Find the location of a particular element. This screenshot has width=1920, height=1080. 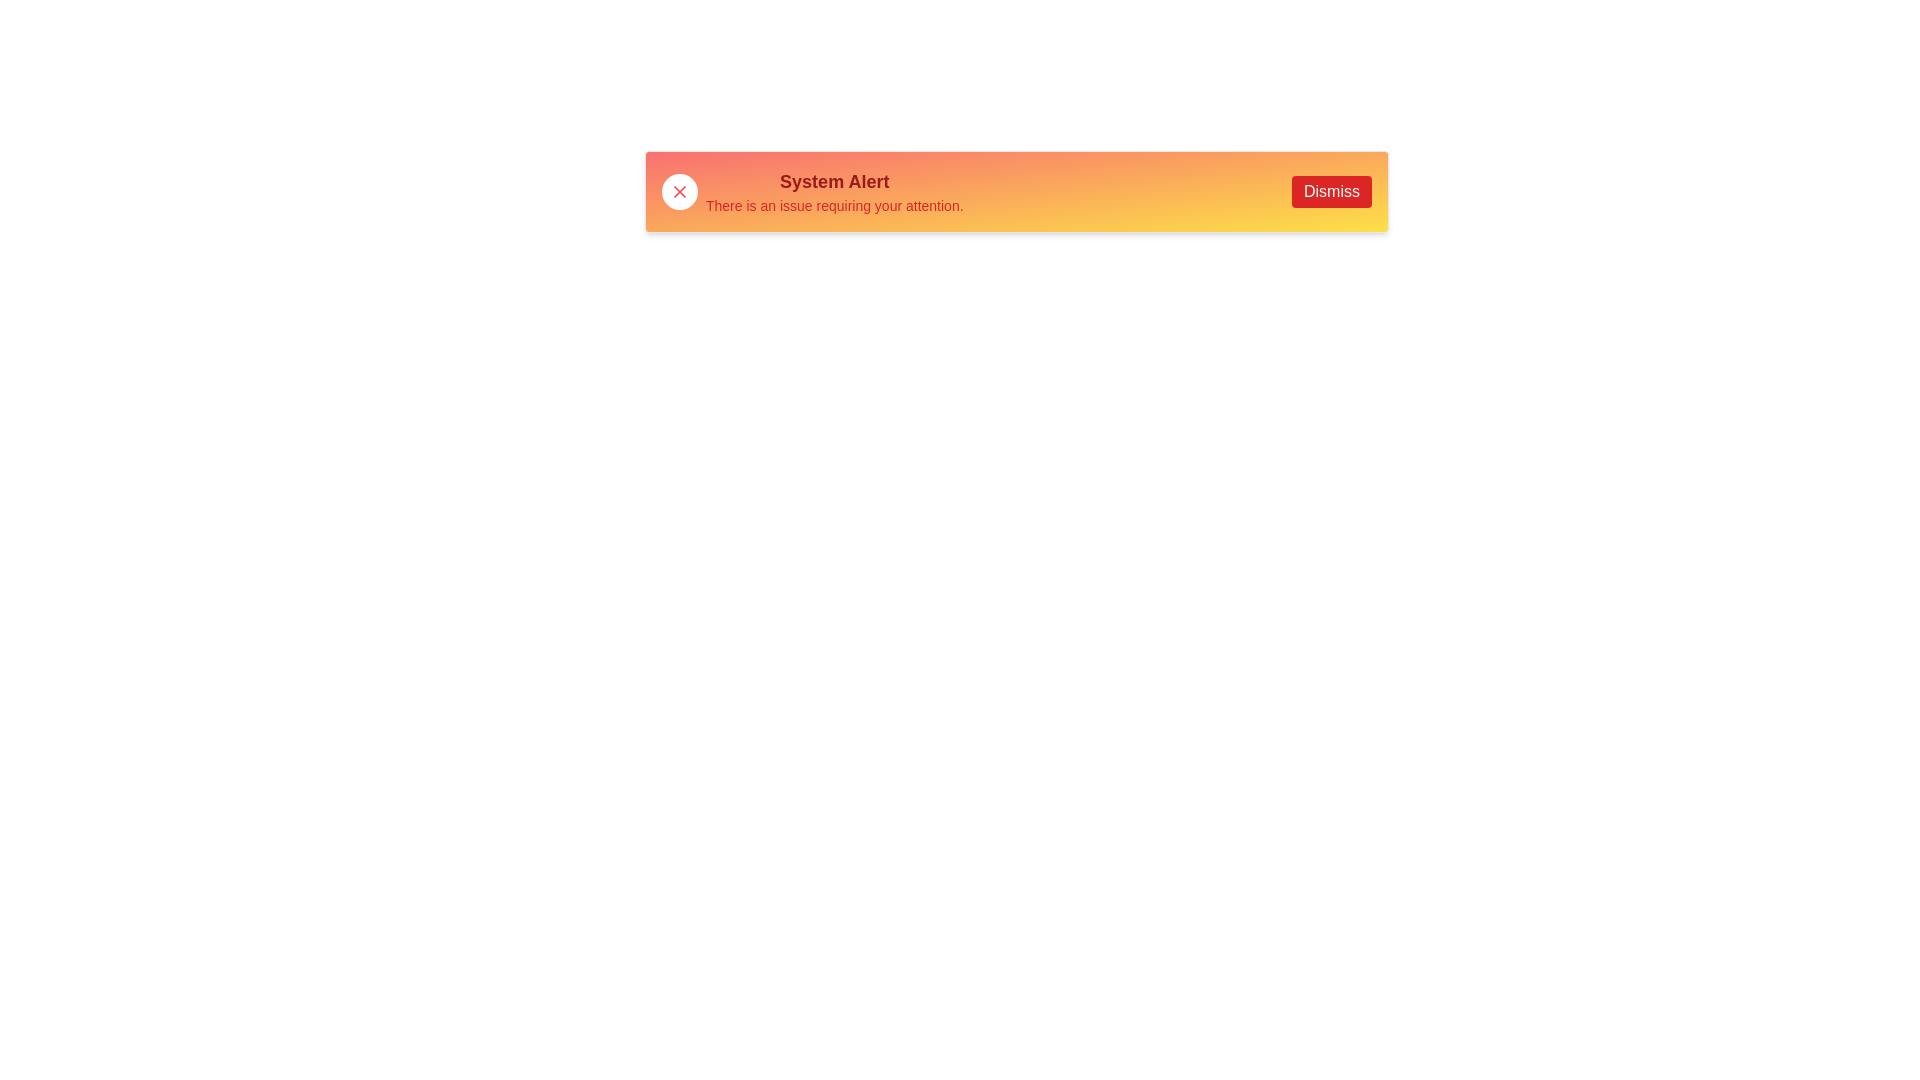

the primary informational content section of the alert box, which is aligned vertically with the dismiss button on the right and the close button on the left is located at coordinates (812, 192).